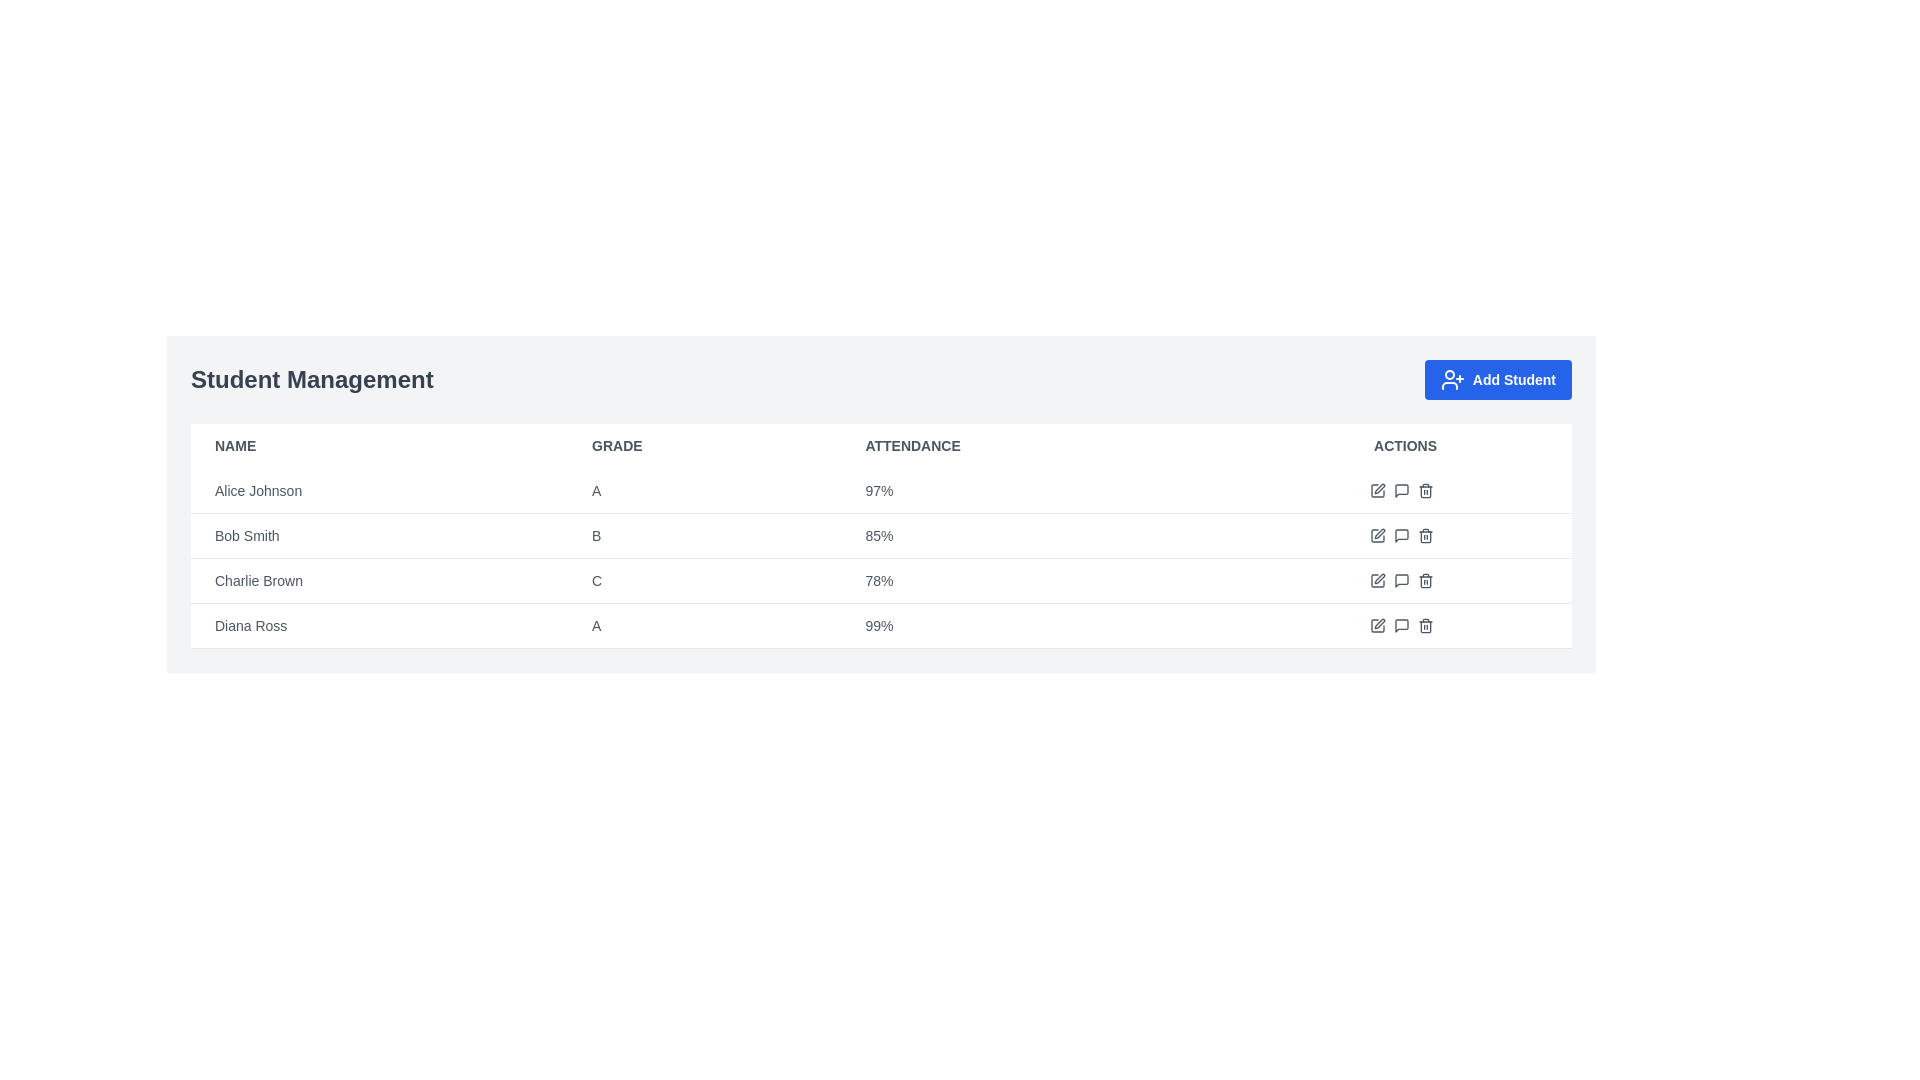  I want to click on the single uppercase letter 'A' in the grade column for 'Alice Johnson', which is displayed in dark grey on a white background, so click(704, 491).